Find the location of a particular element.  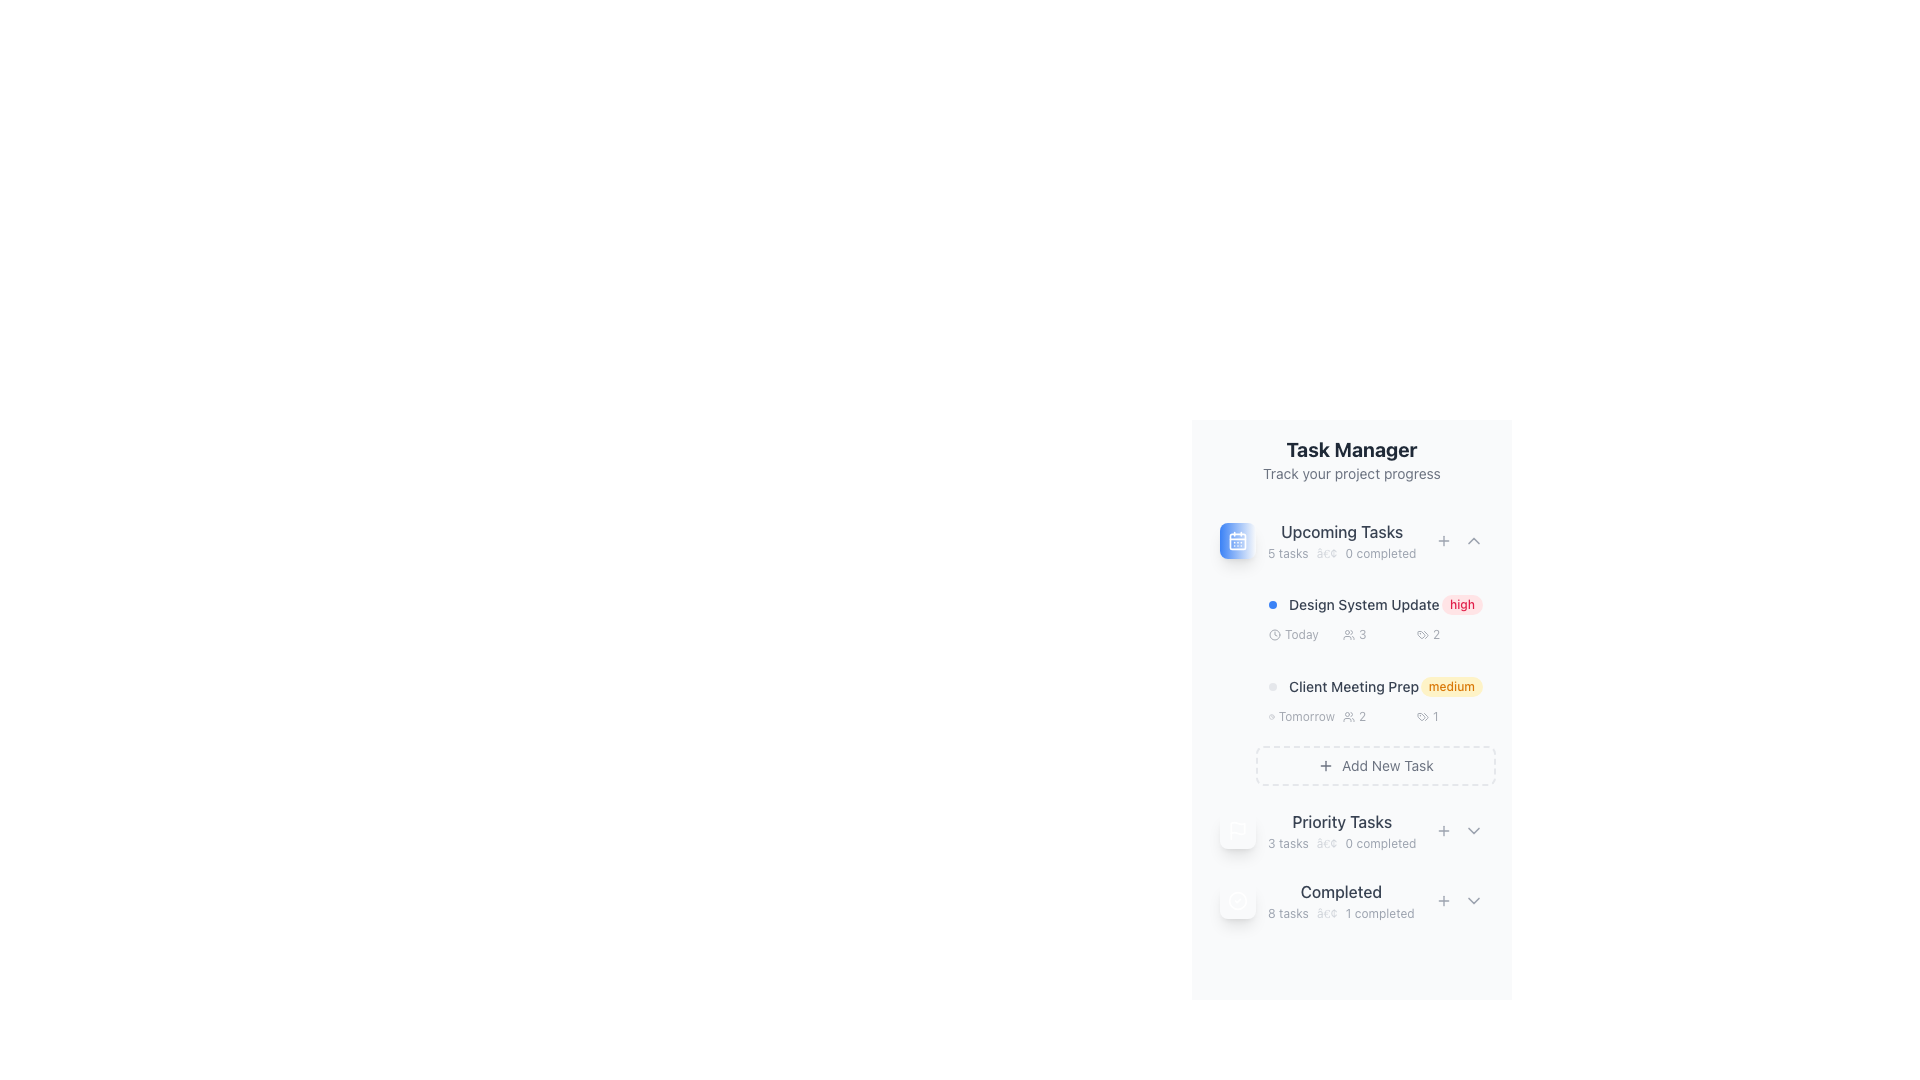

the 'Priority Tasks' text label, which is styled in medium-weight gray font and located in the task management interface above '3 tasks • 0 completed' is located at coordinates (1342, 821).